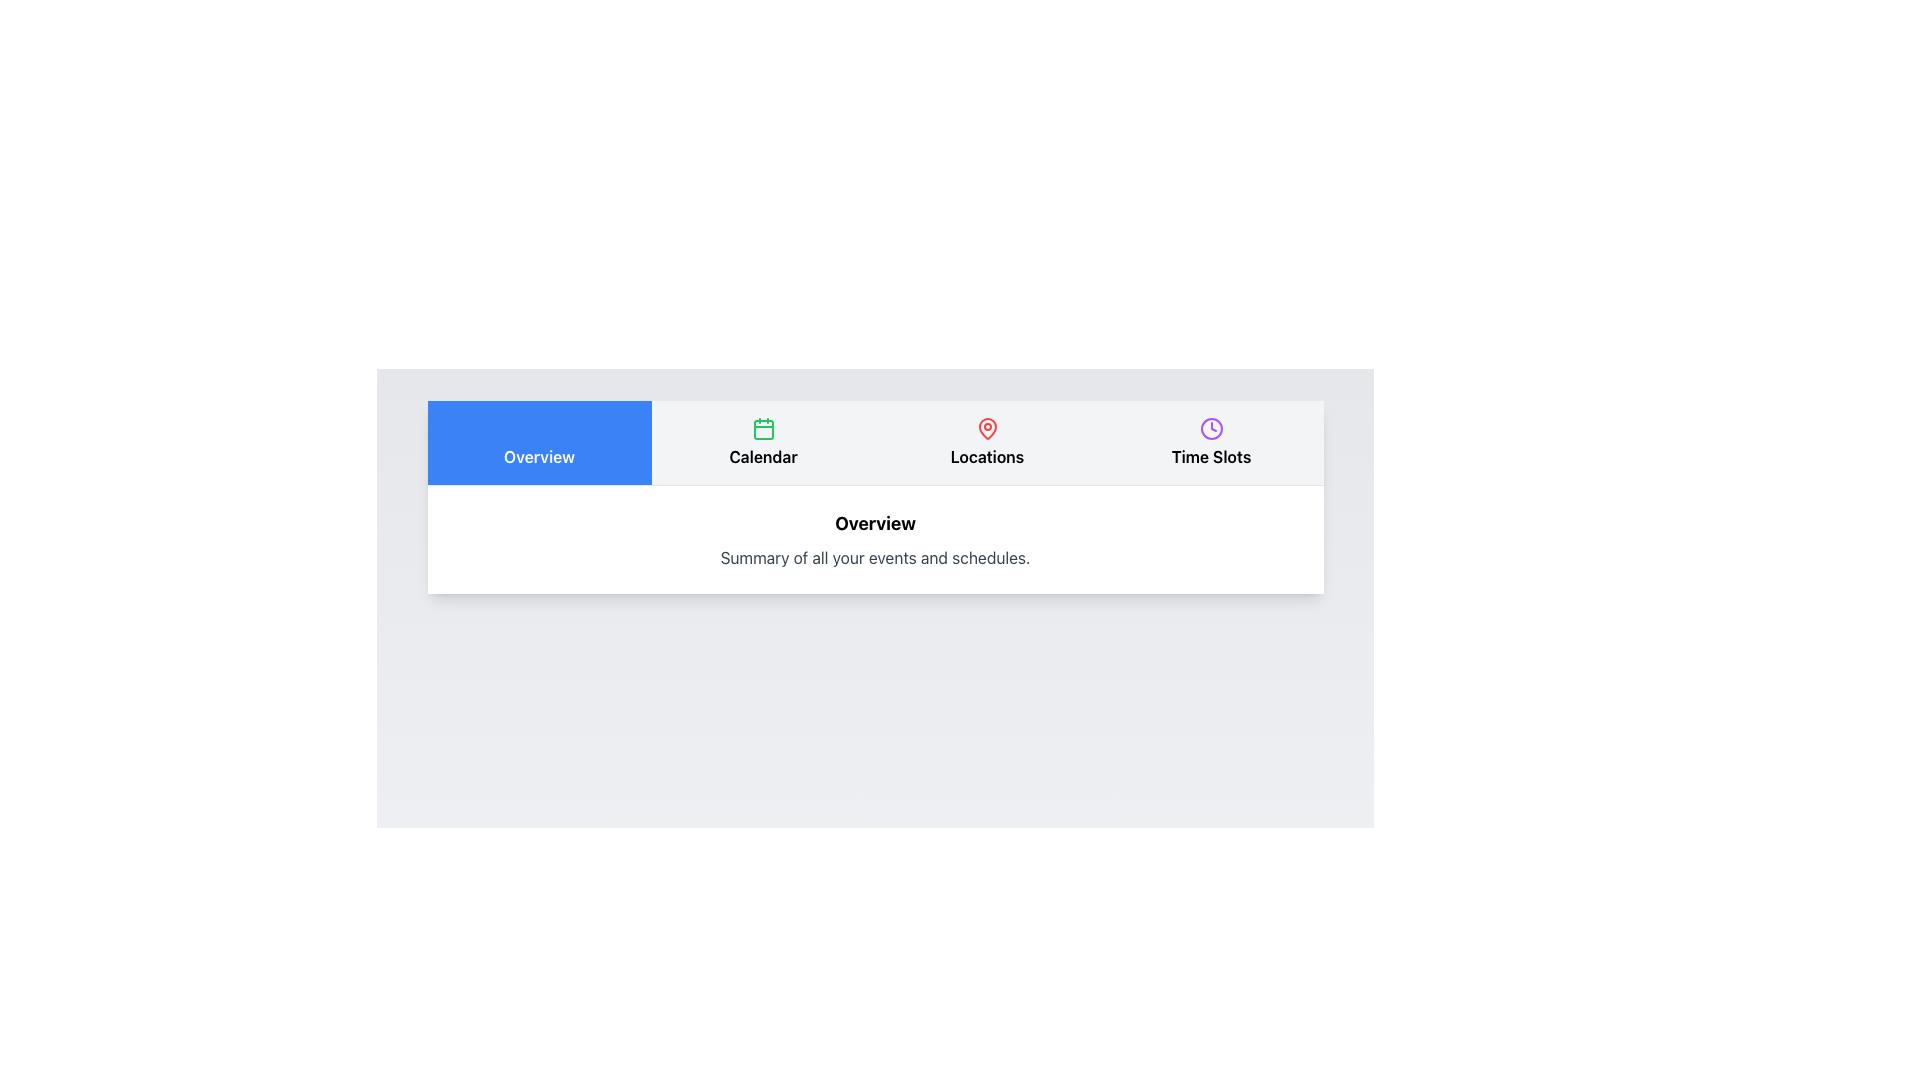  Describe the element at coordinates (987, 427) in the screenshot. I see `the location indicator icon located on the navigation bar, which is the third item from the left, between the calendar icon and the clock icon` at that location.